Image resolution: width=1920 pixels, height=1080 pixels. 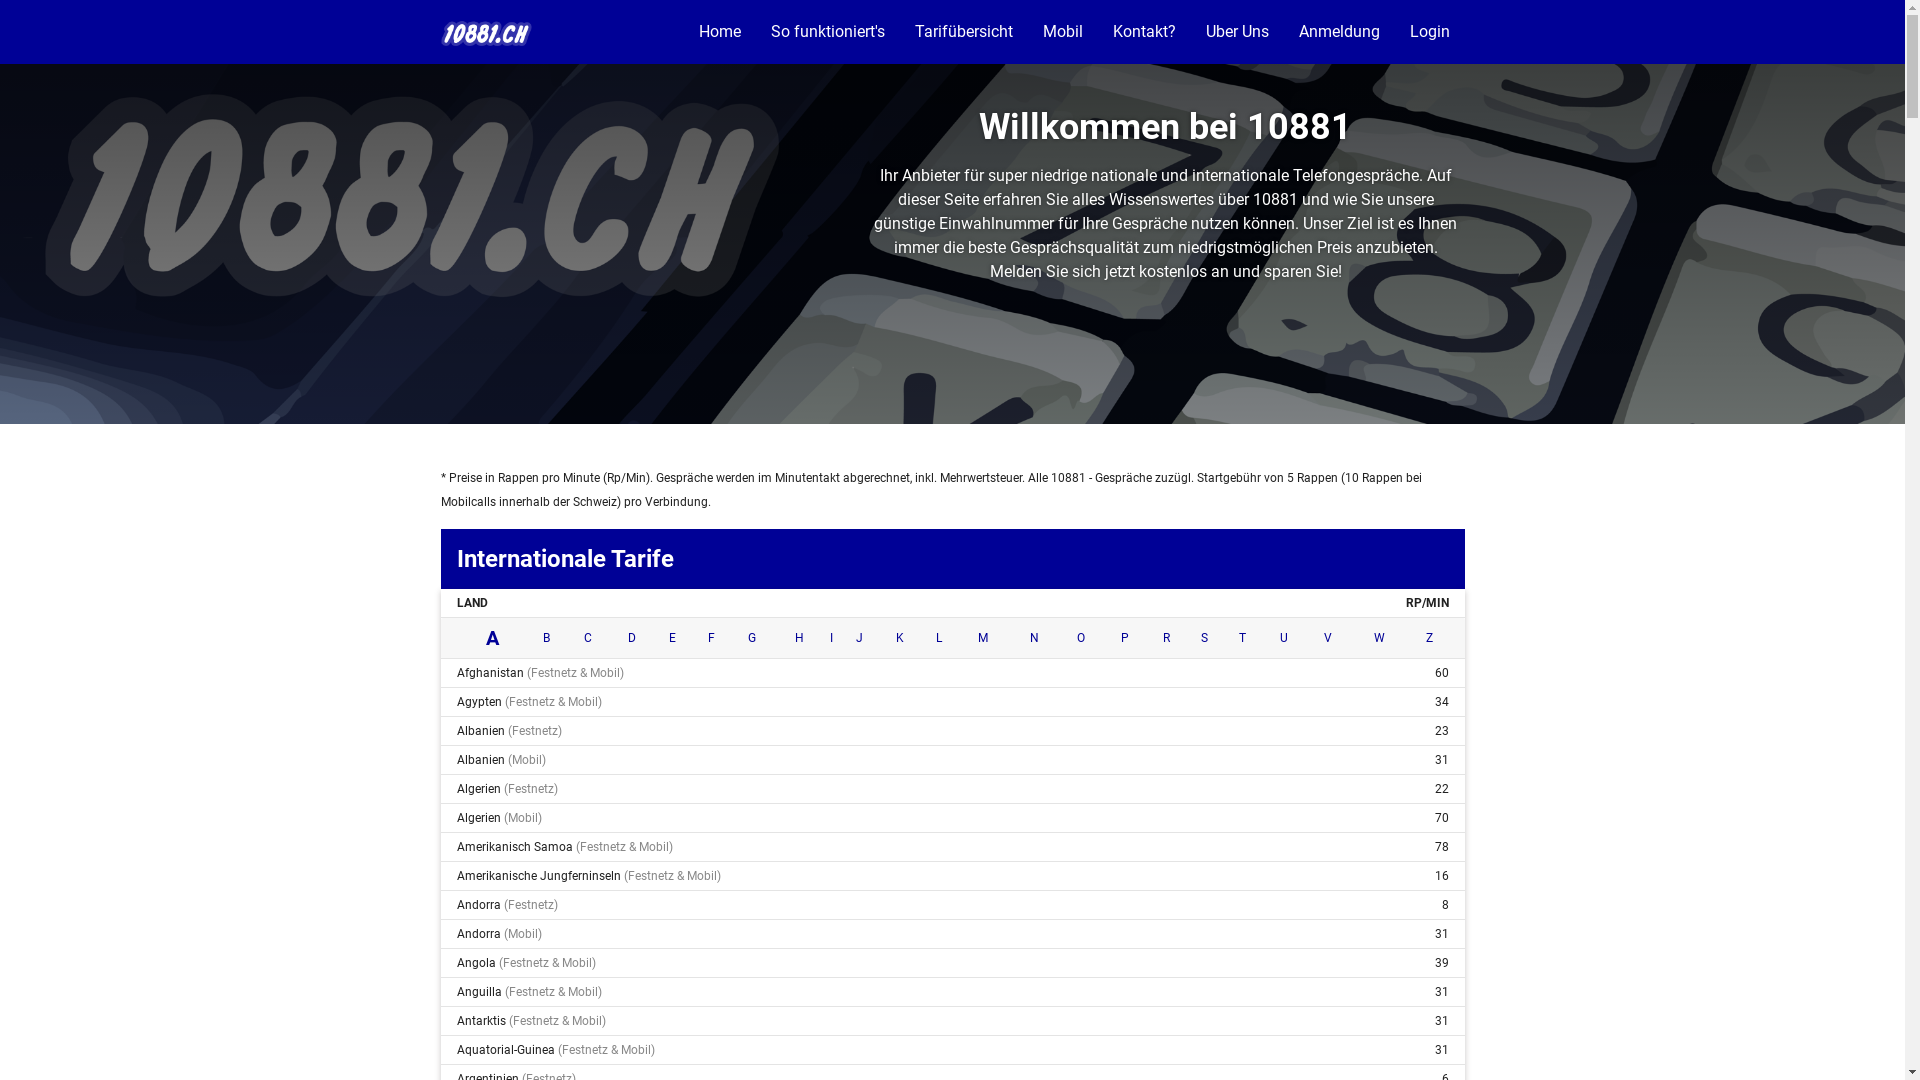 What do you see at coordinates (830, 637) in the screenshot?
I see `'I'` at bounding box center [830, 637].